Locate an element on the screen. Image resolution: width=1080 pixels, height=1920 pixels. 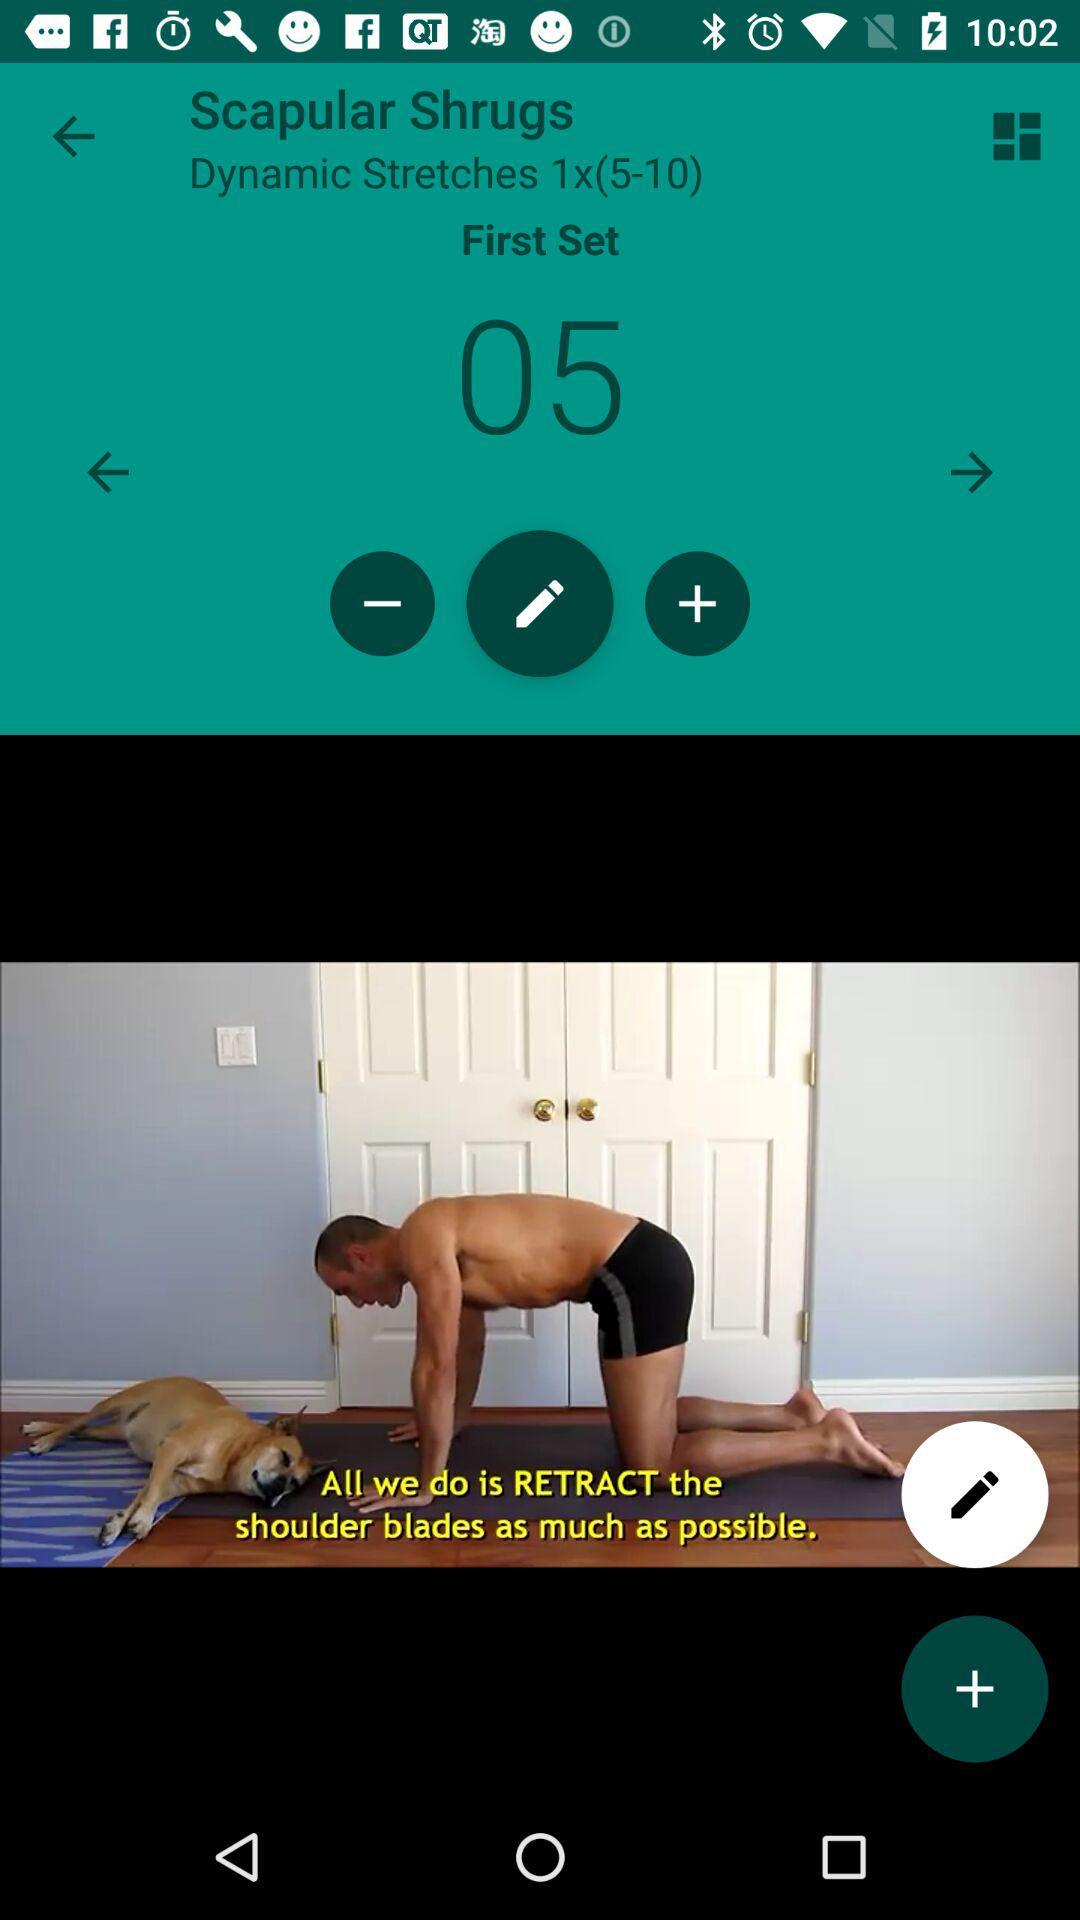
next page is located at coordinates (971, 471).